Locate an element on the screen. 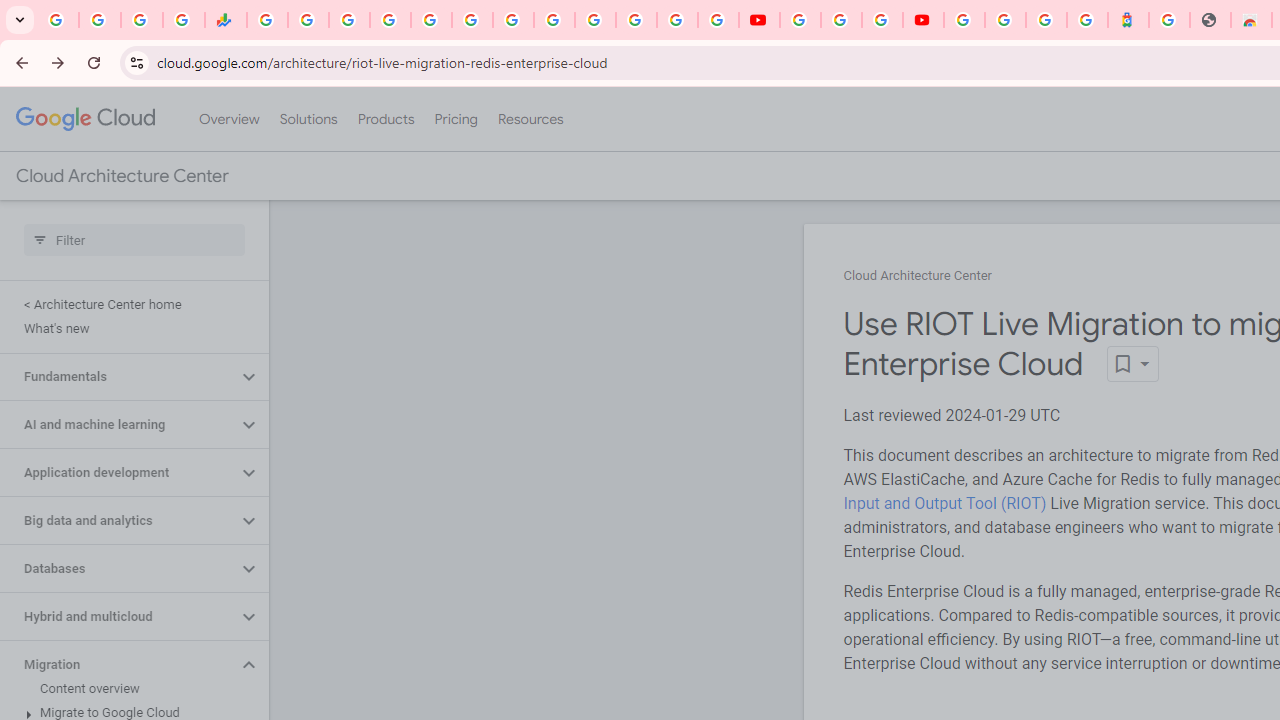 Image resolution: width=1280 pixels, height=720 pixels. 'Android TV Policies and Guidelines - Transparency Center' is located at coordinates (513, 20).